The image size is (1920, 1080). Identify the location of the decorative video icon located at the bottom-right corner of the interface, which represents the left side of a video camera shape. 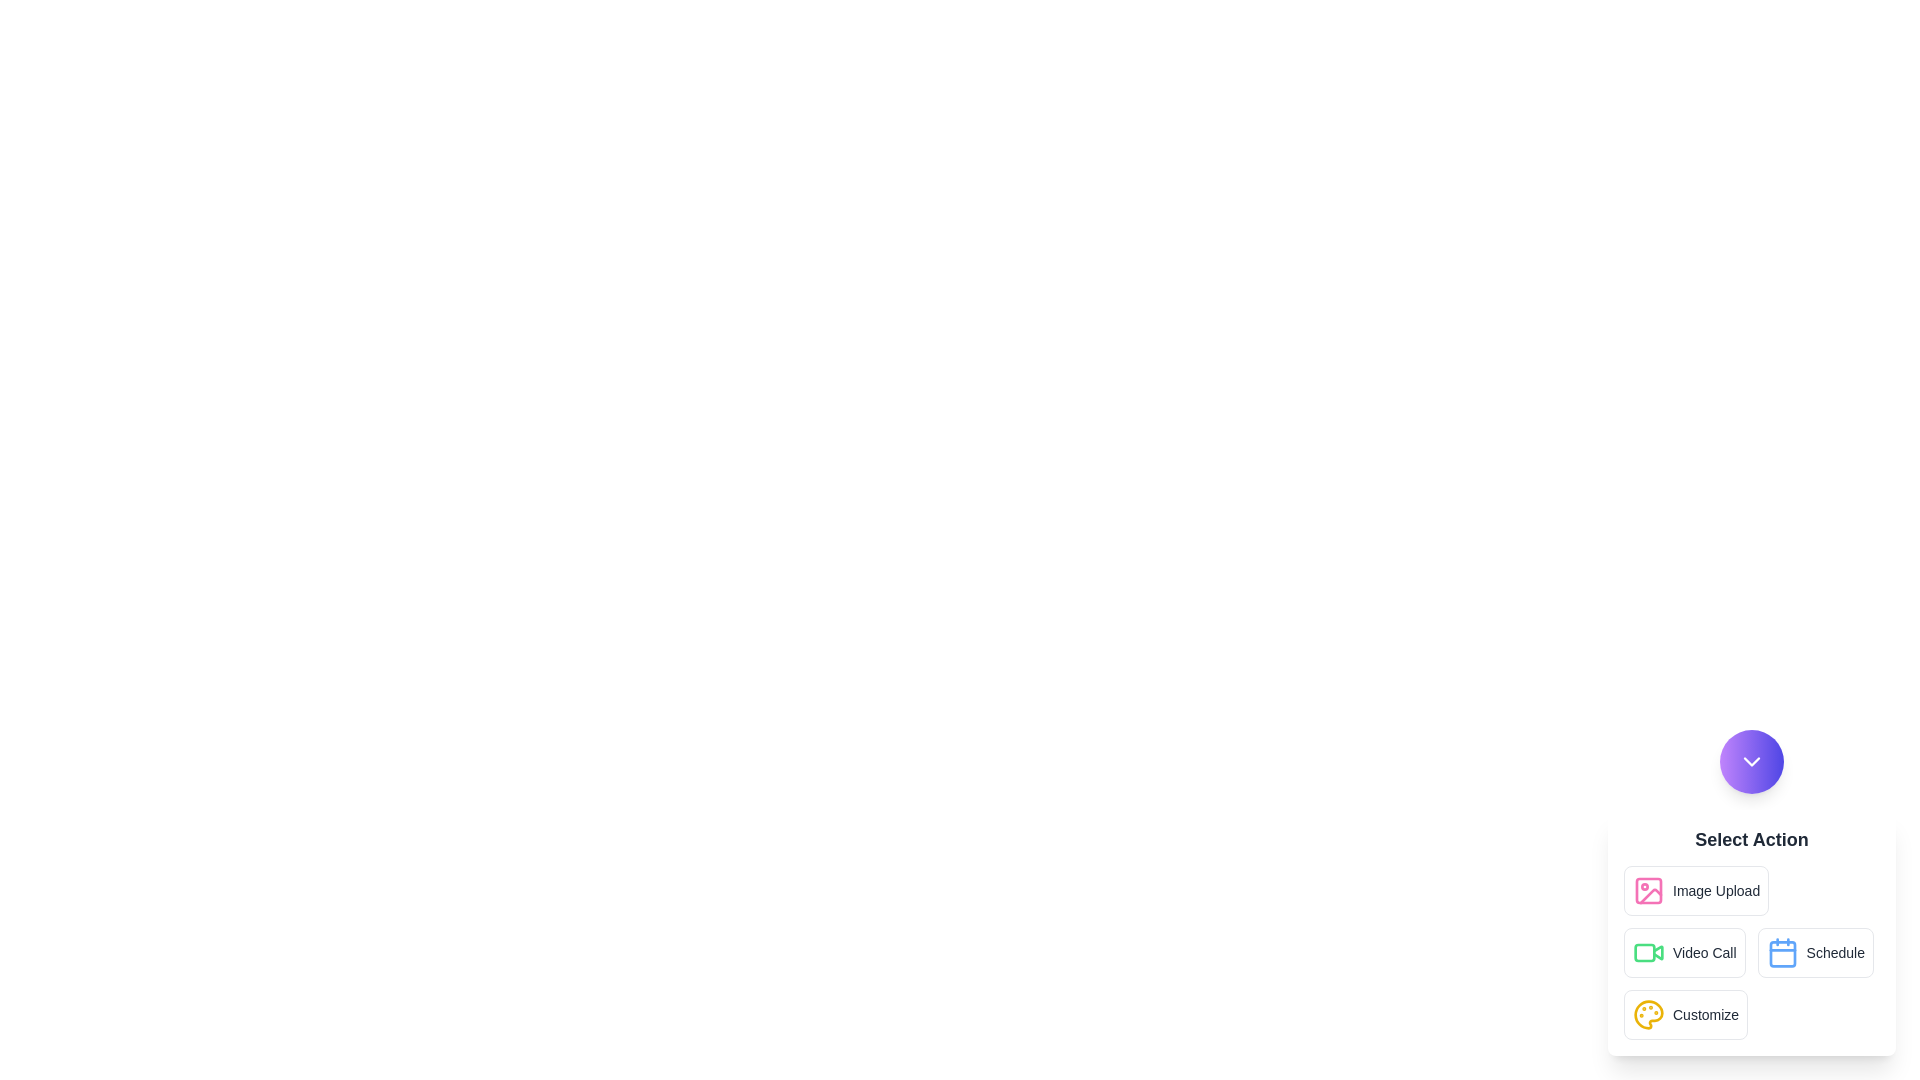
(1645, 951).